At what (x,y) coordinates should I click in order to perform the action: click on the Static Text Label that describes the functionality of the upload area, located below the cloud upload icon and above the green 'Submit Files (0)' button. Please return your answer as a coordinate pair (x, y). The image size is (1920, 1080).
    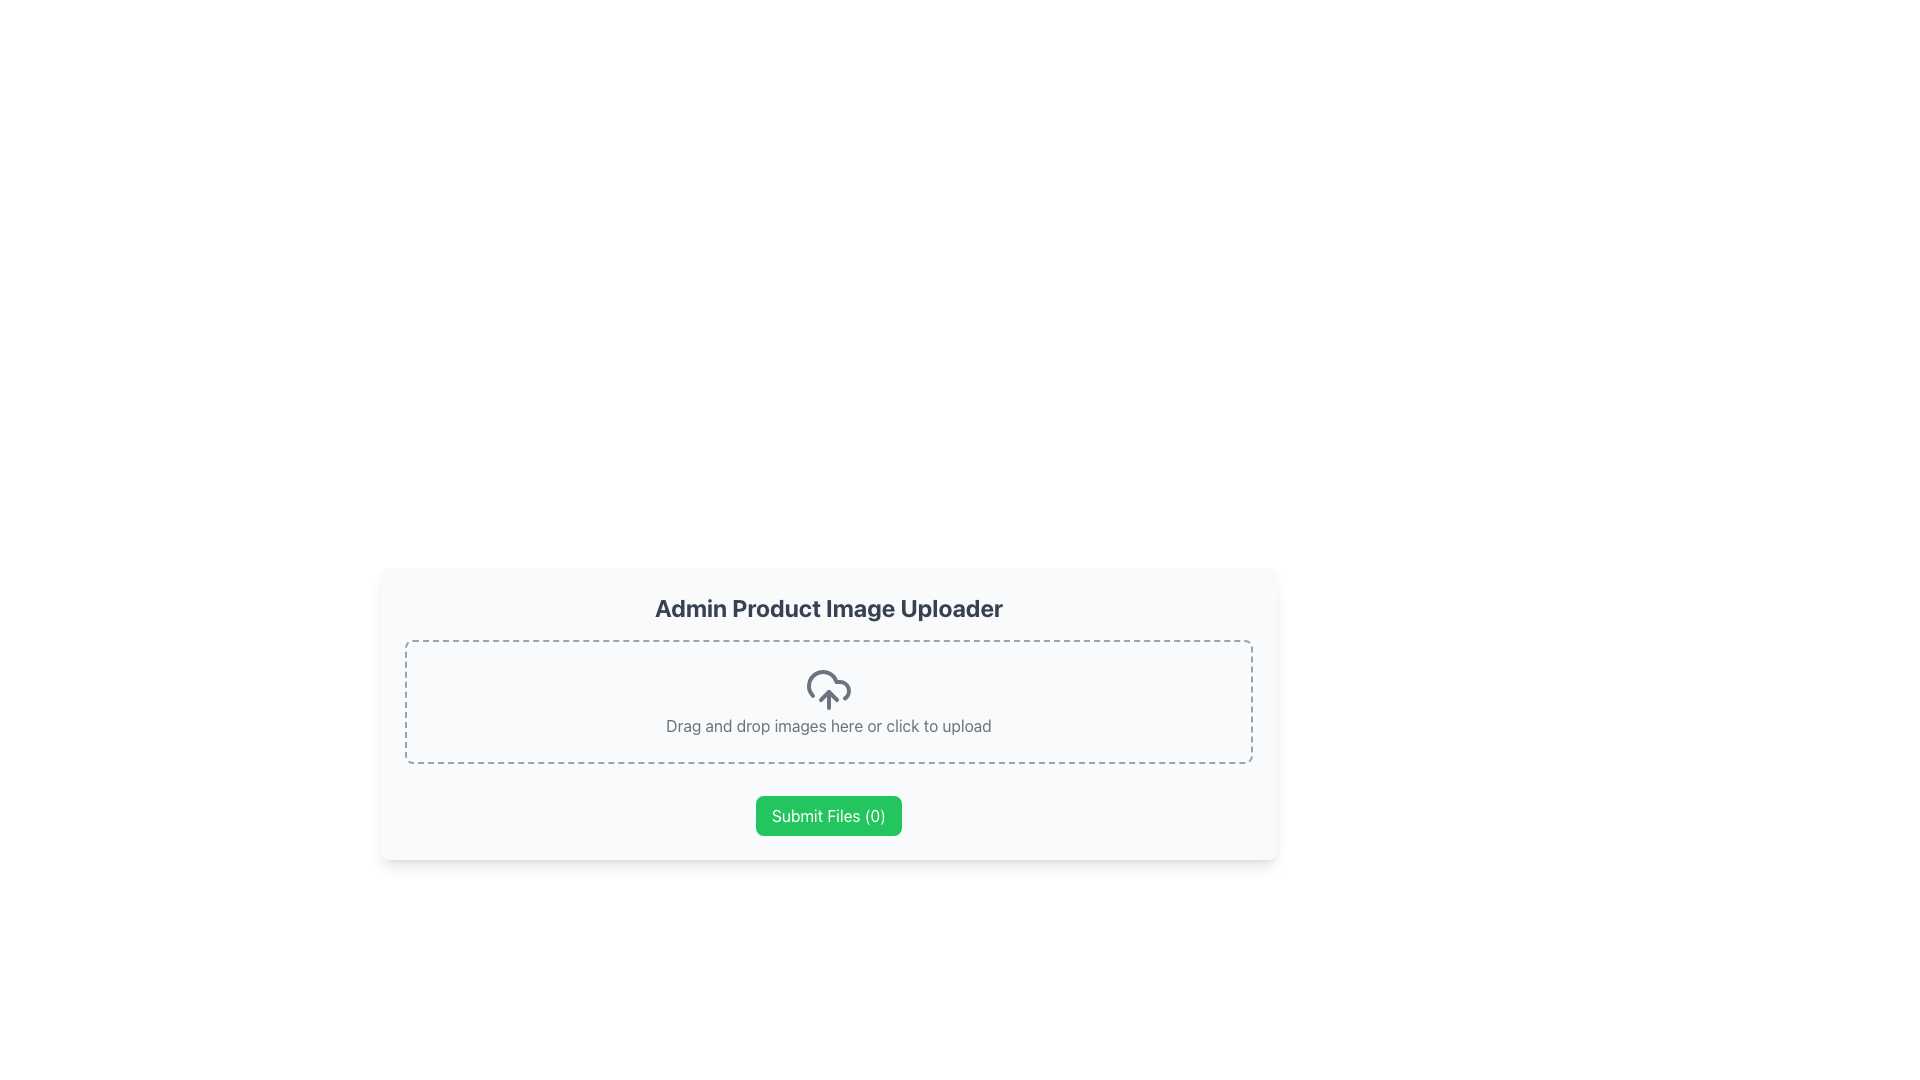
    Looking at the image, I should click on (829, 725).